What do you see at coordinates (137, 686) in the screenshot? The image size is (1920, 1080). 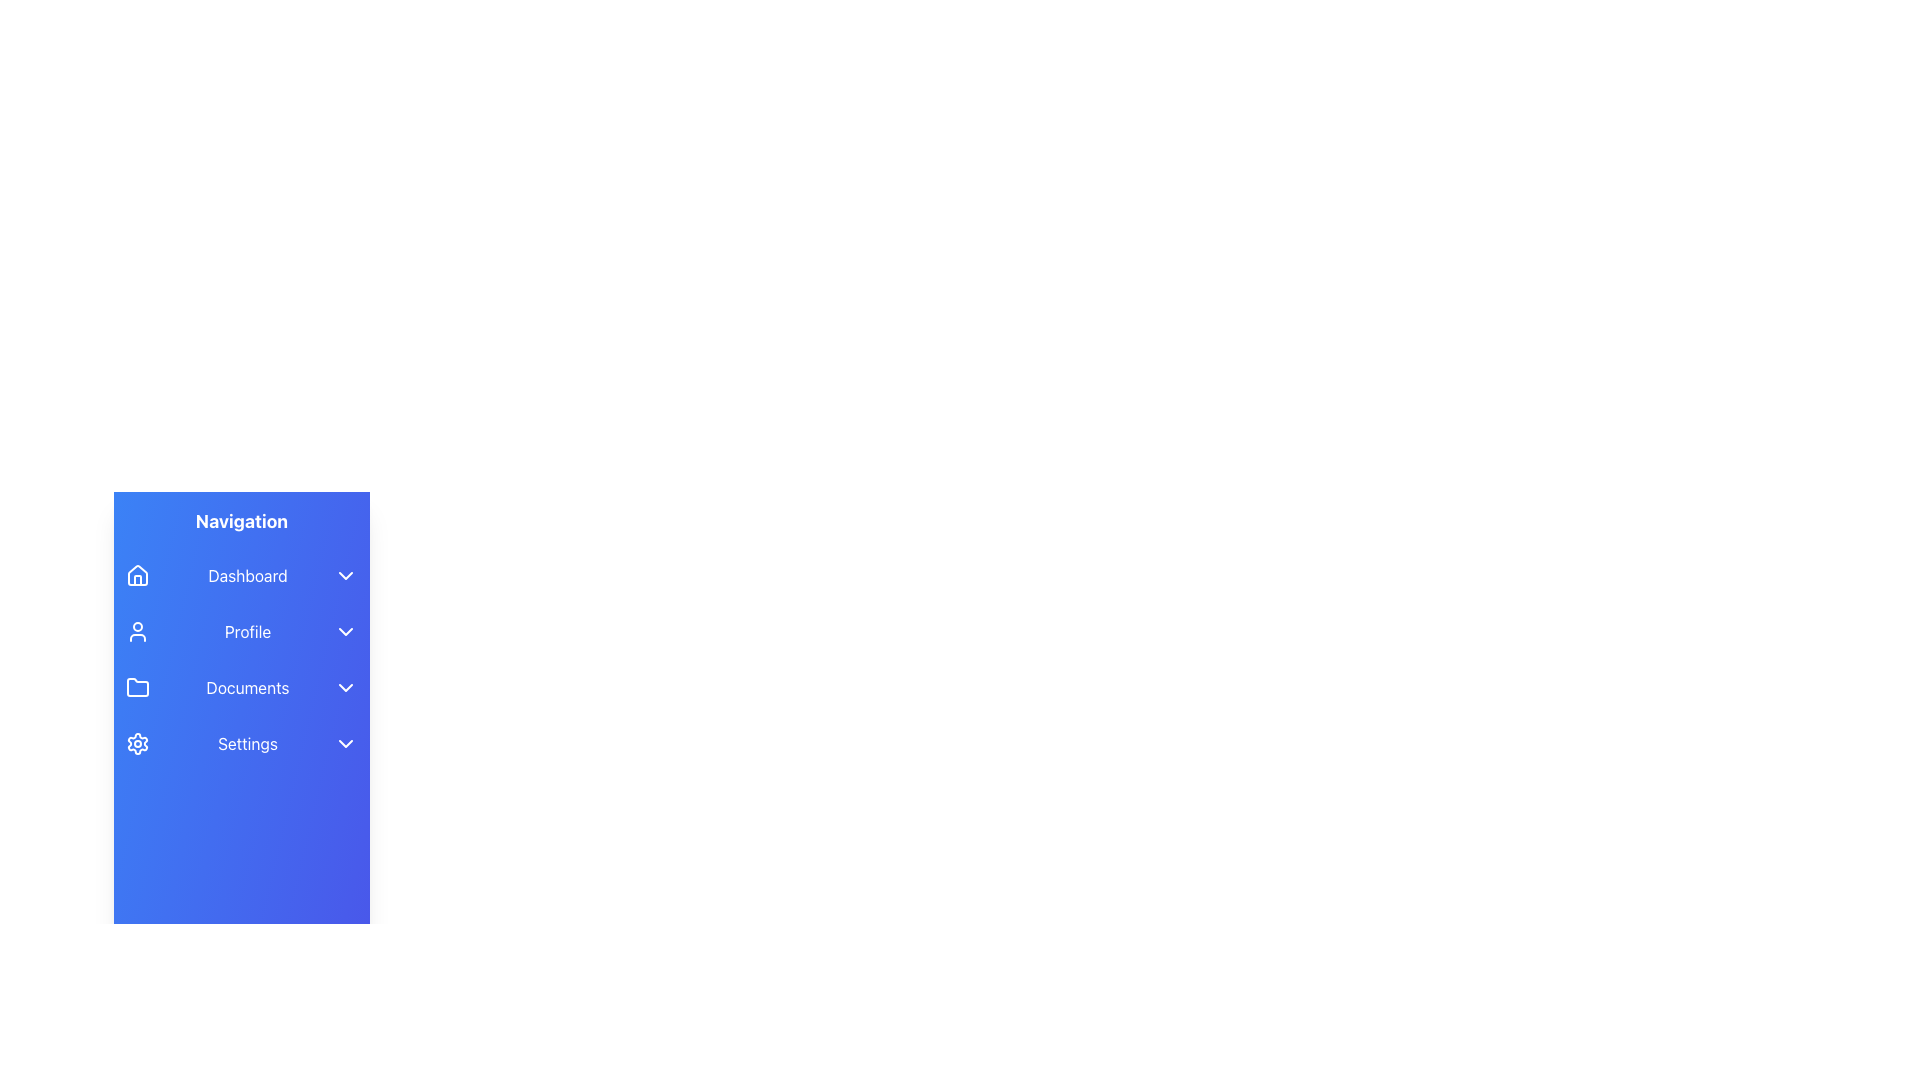 I see `the folder icon located in the navigation menu to the left of the 'Documents' text` at bounding box center [137, 686].